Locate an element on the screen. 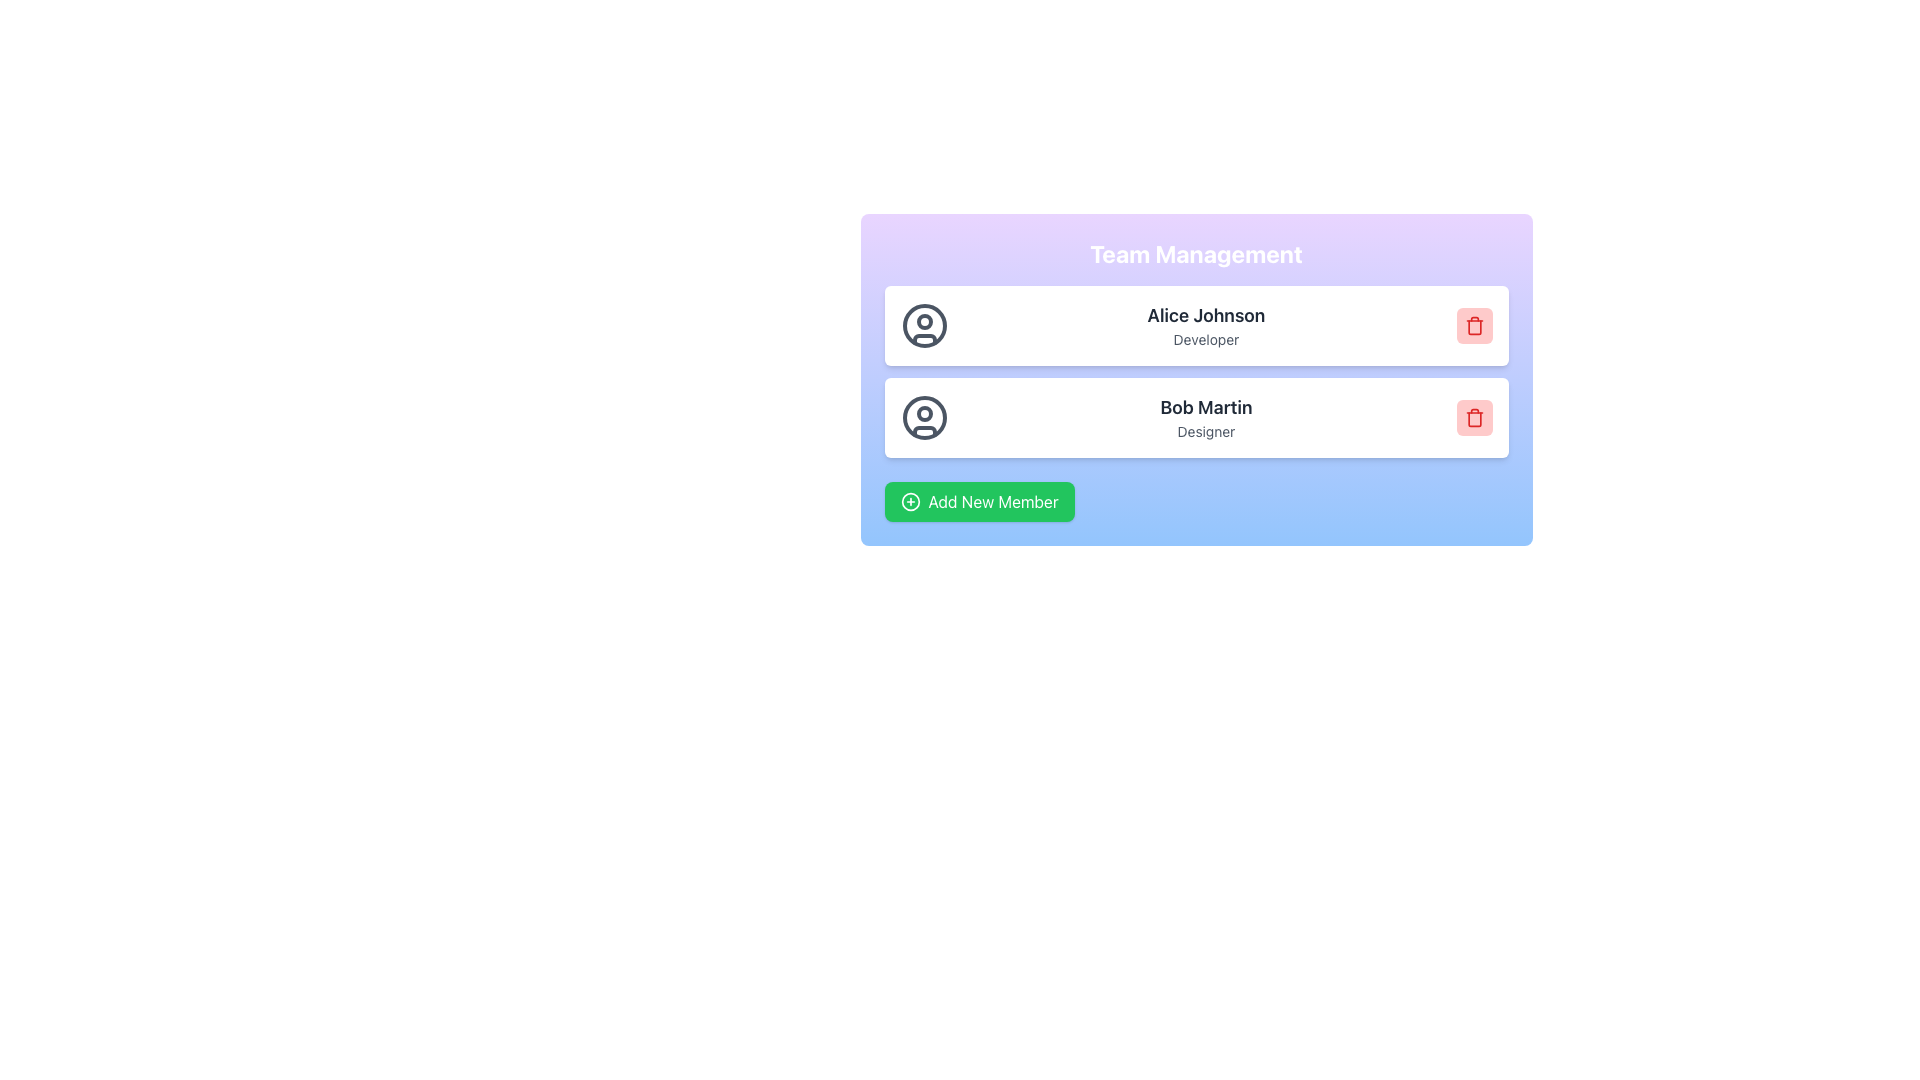 Image resolution: width=1920 pixels, height=1080 pixels. the member's name in the Profile card with delete action is located at coordinates (1196, 416).